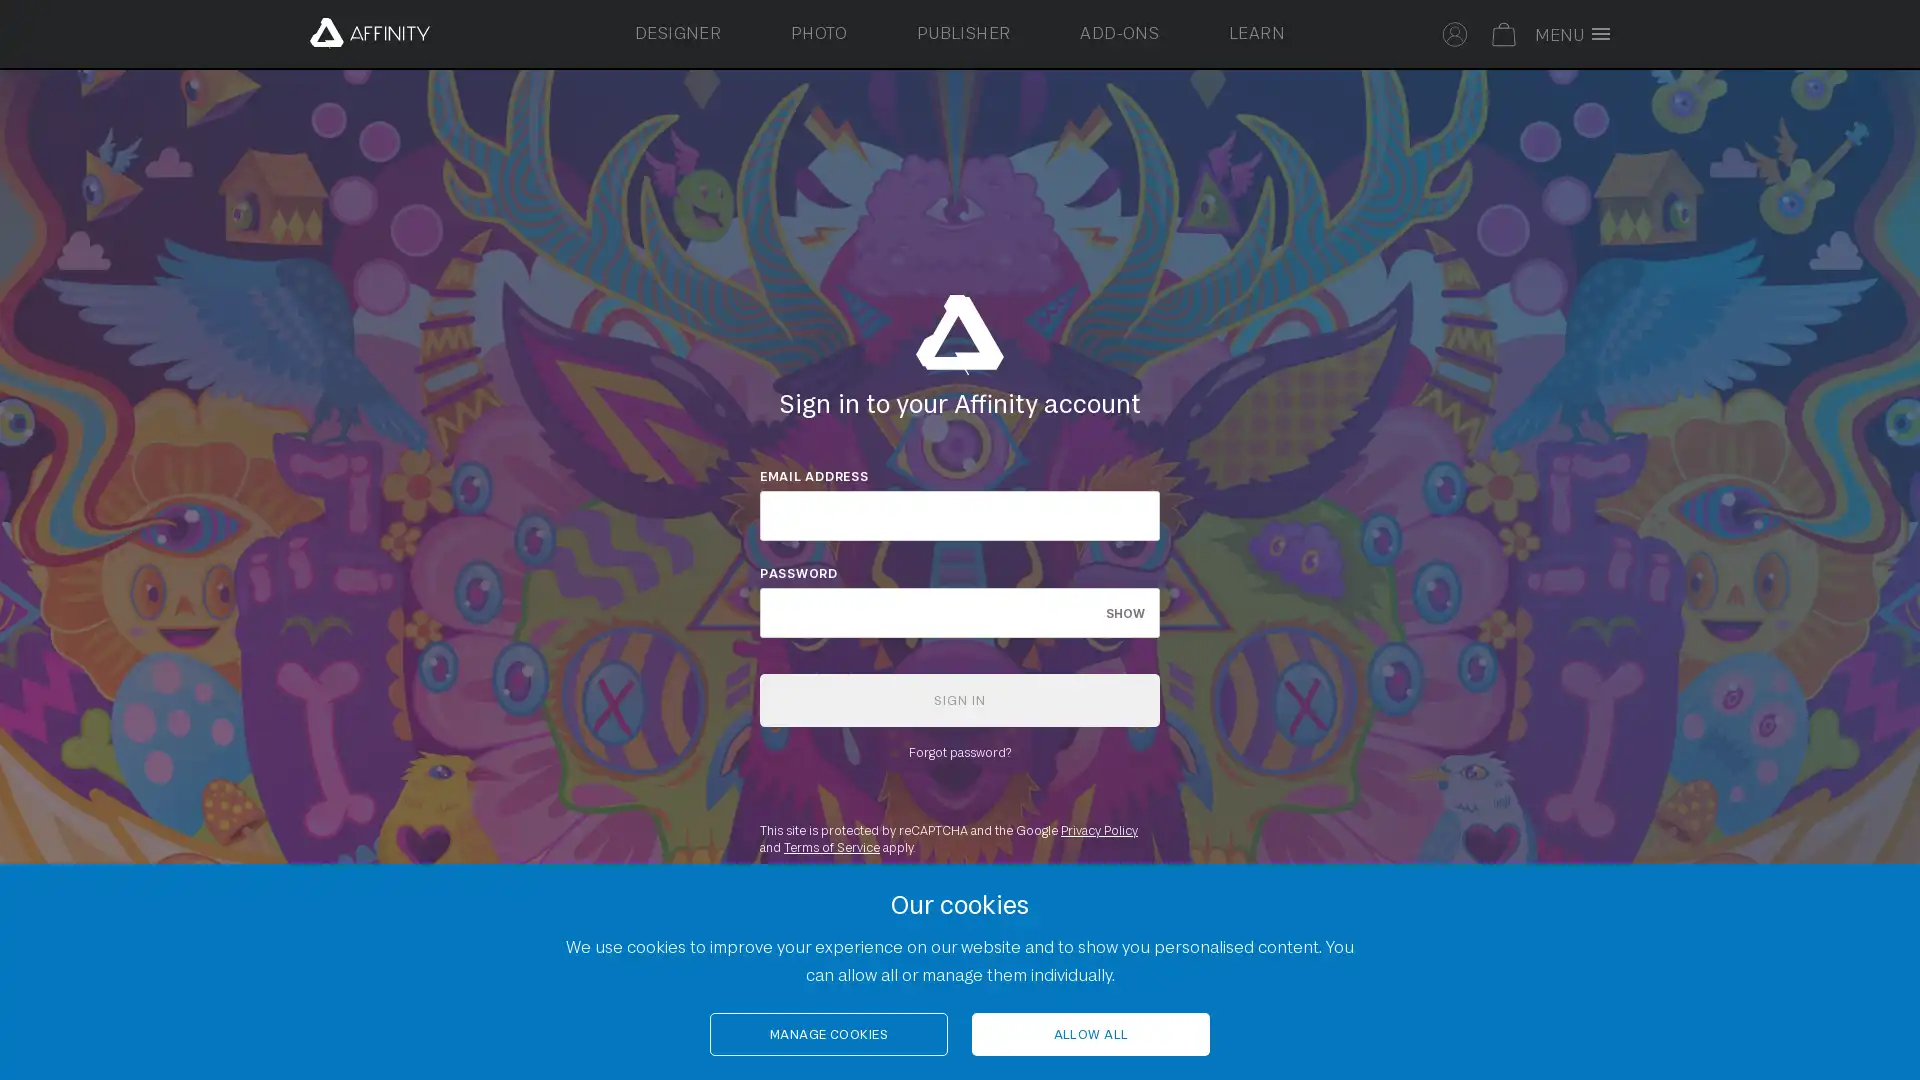 This screenshot has height=1080, width=1920. What do you see at coordinates (960, 698) in the screenshot?
I see `SIGN IN` at bounding box center [960, 698].